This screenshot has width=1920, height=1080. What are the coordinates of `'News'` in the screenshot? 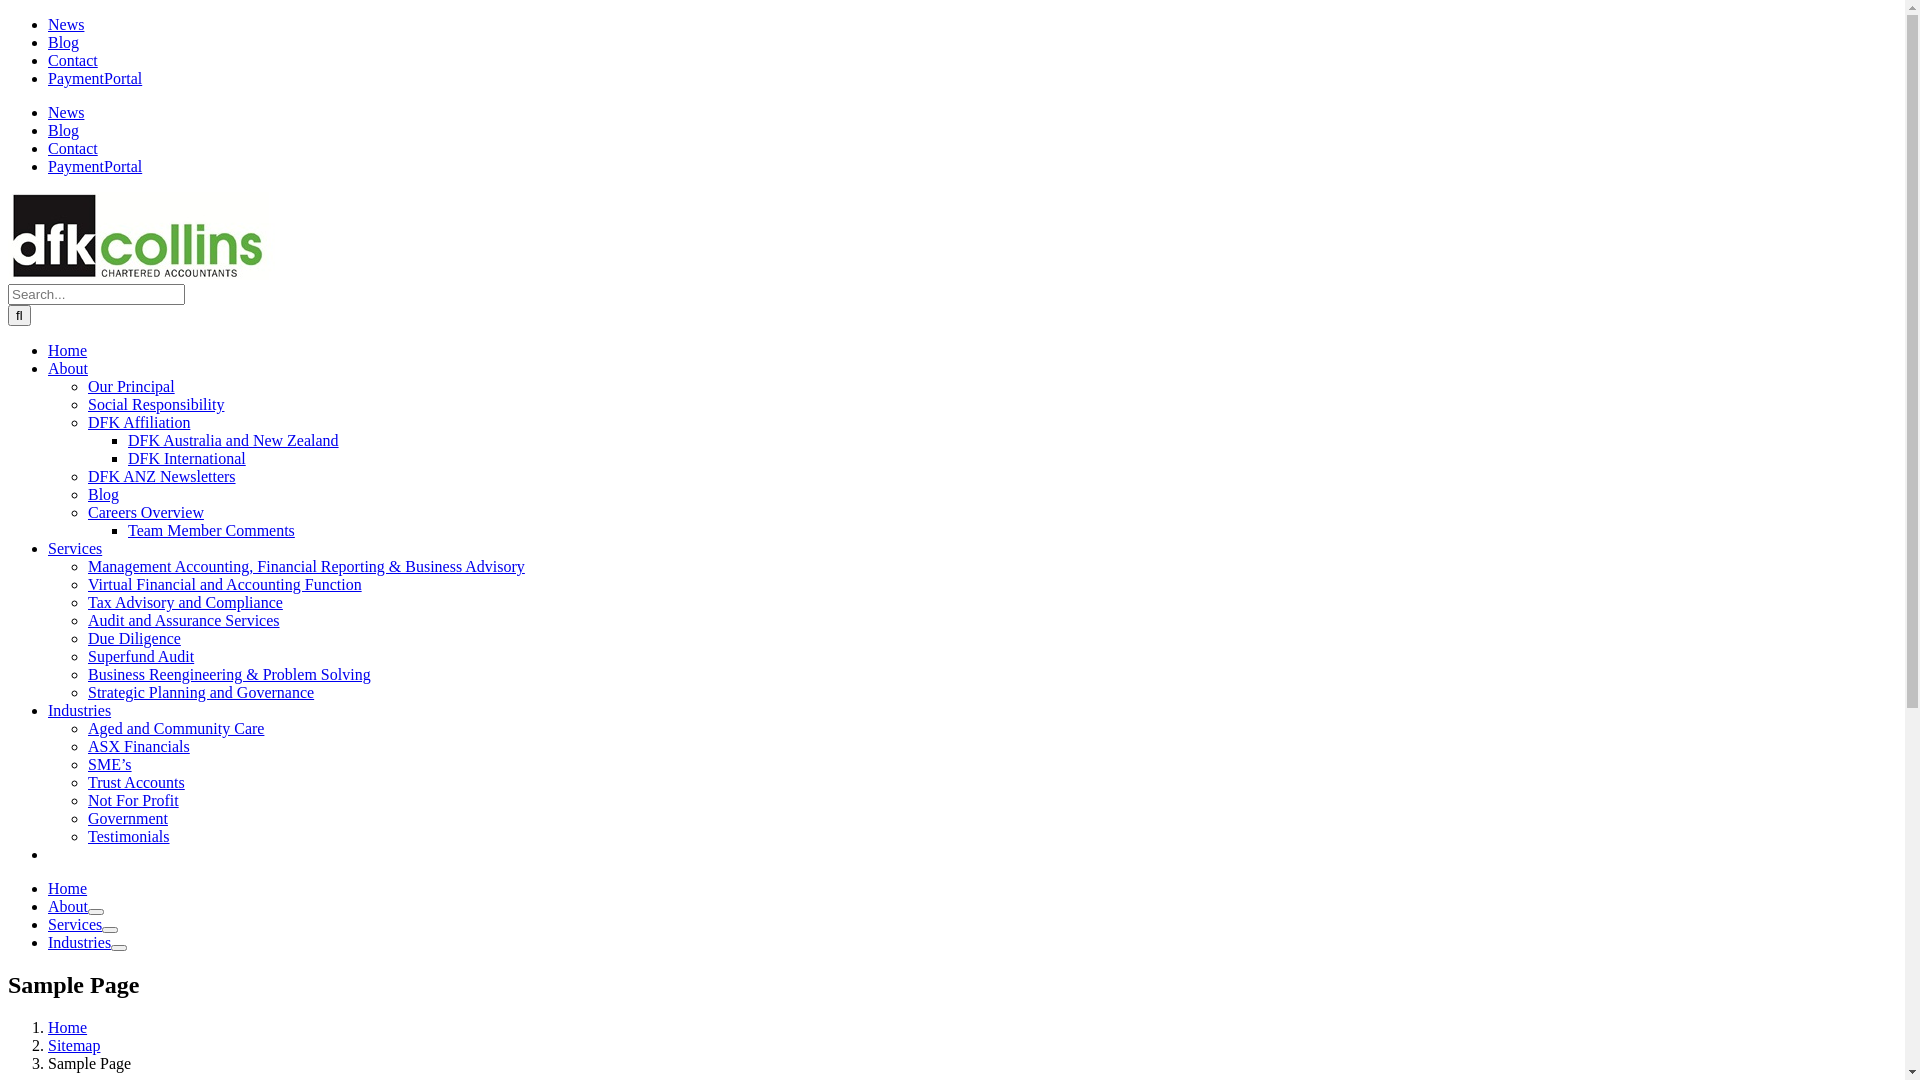 It's located at (66, 112).